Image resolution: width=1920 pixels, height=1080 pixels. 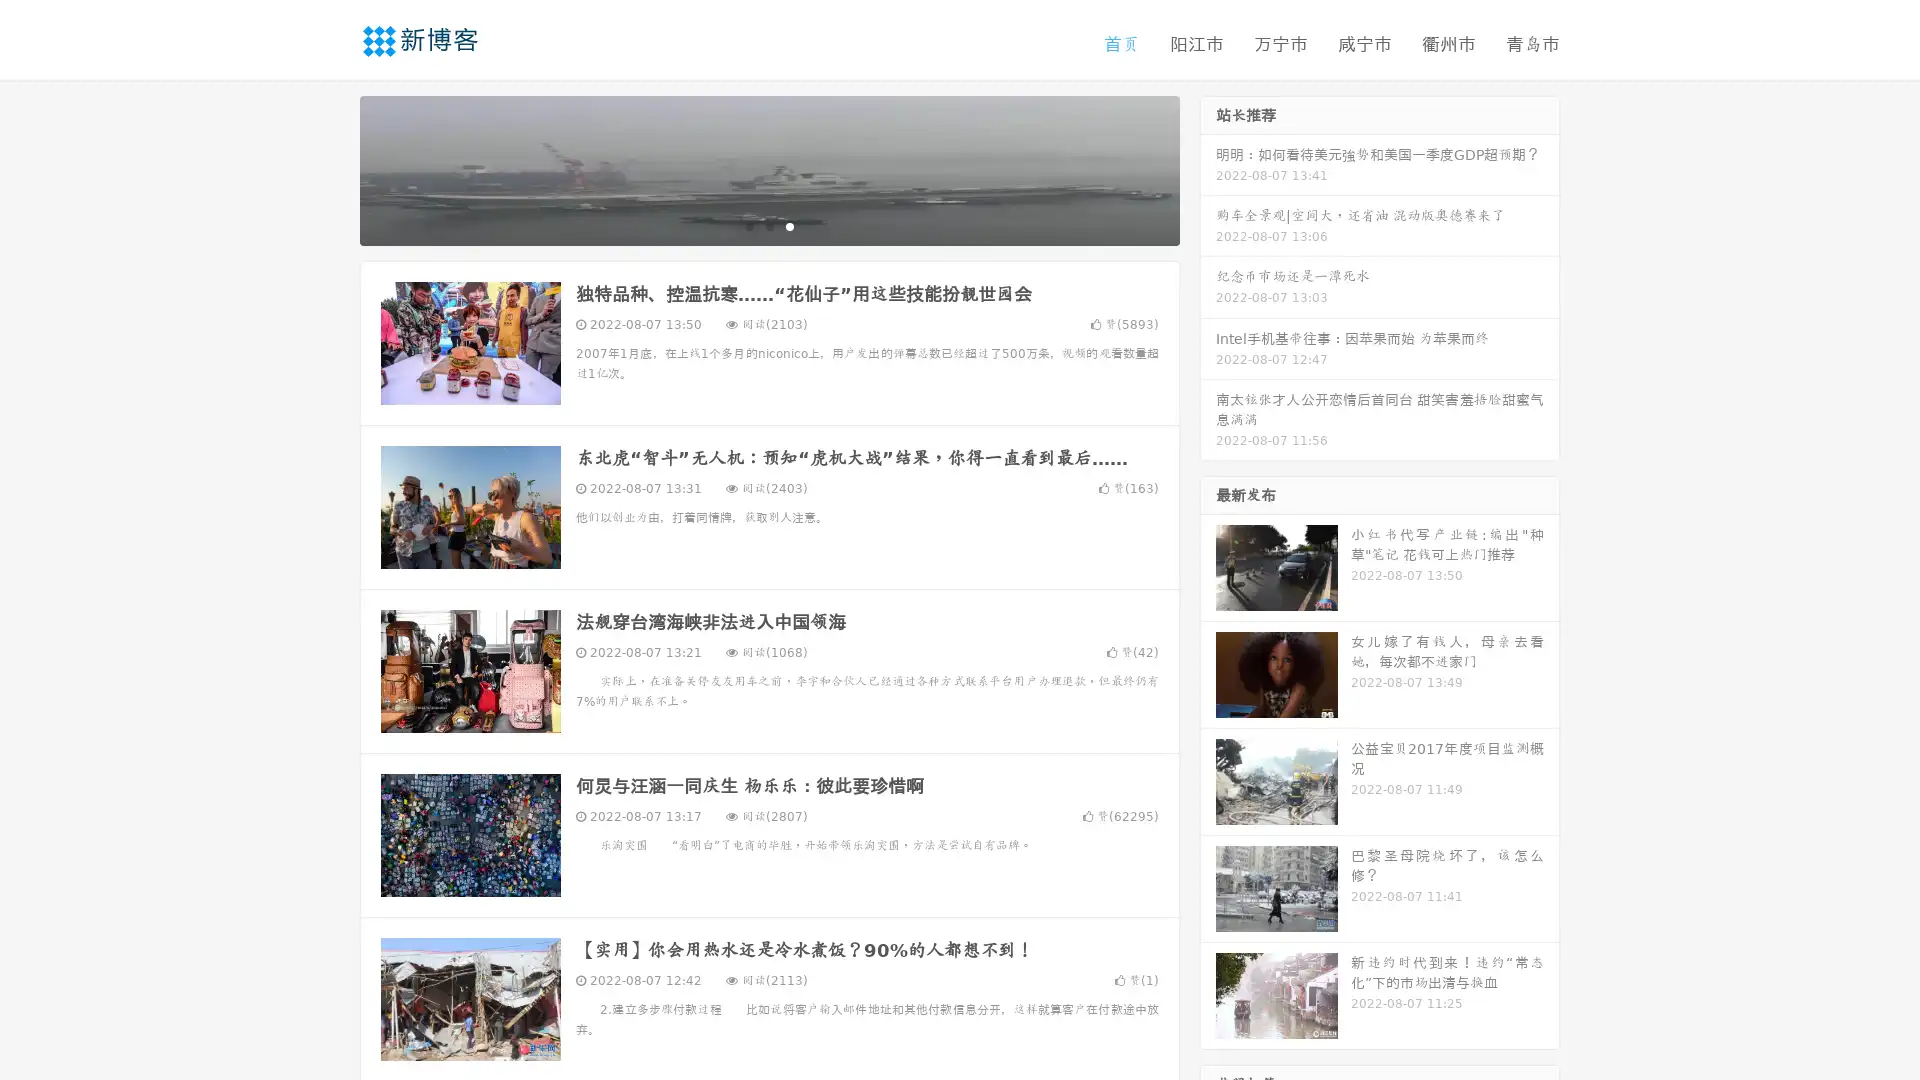 I want to click on Previous slide, so click(x=330, y=168).